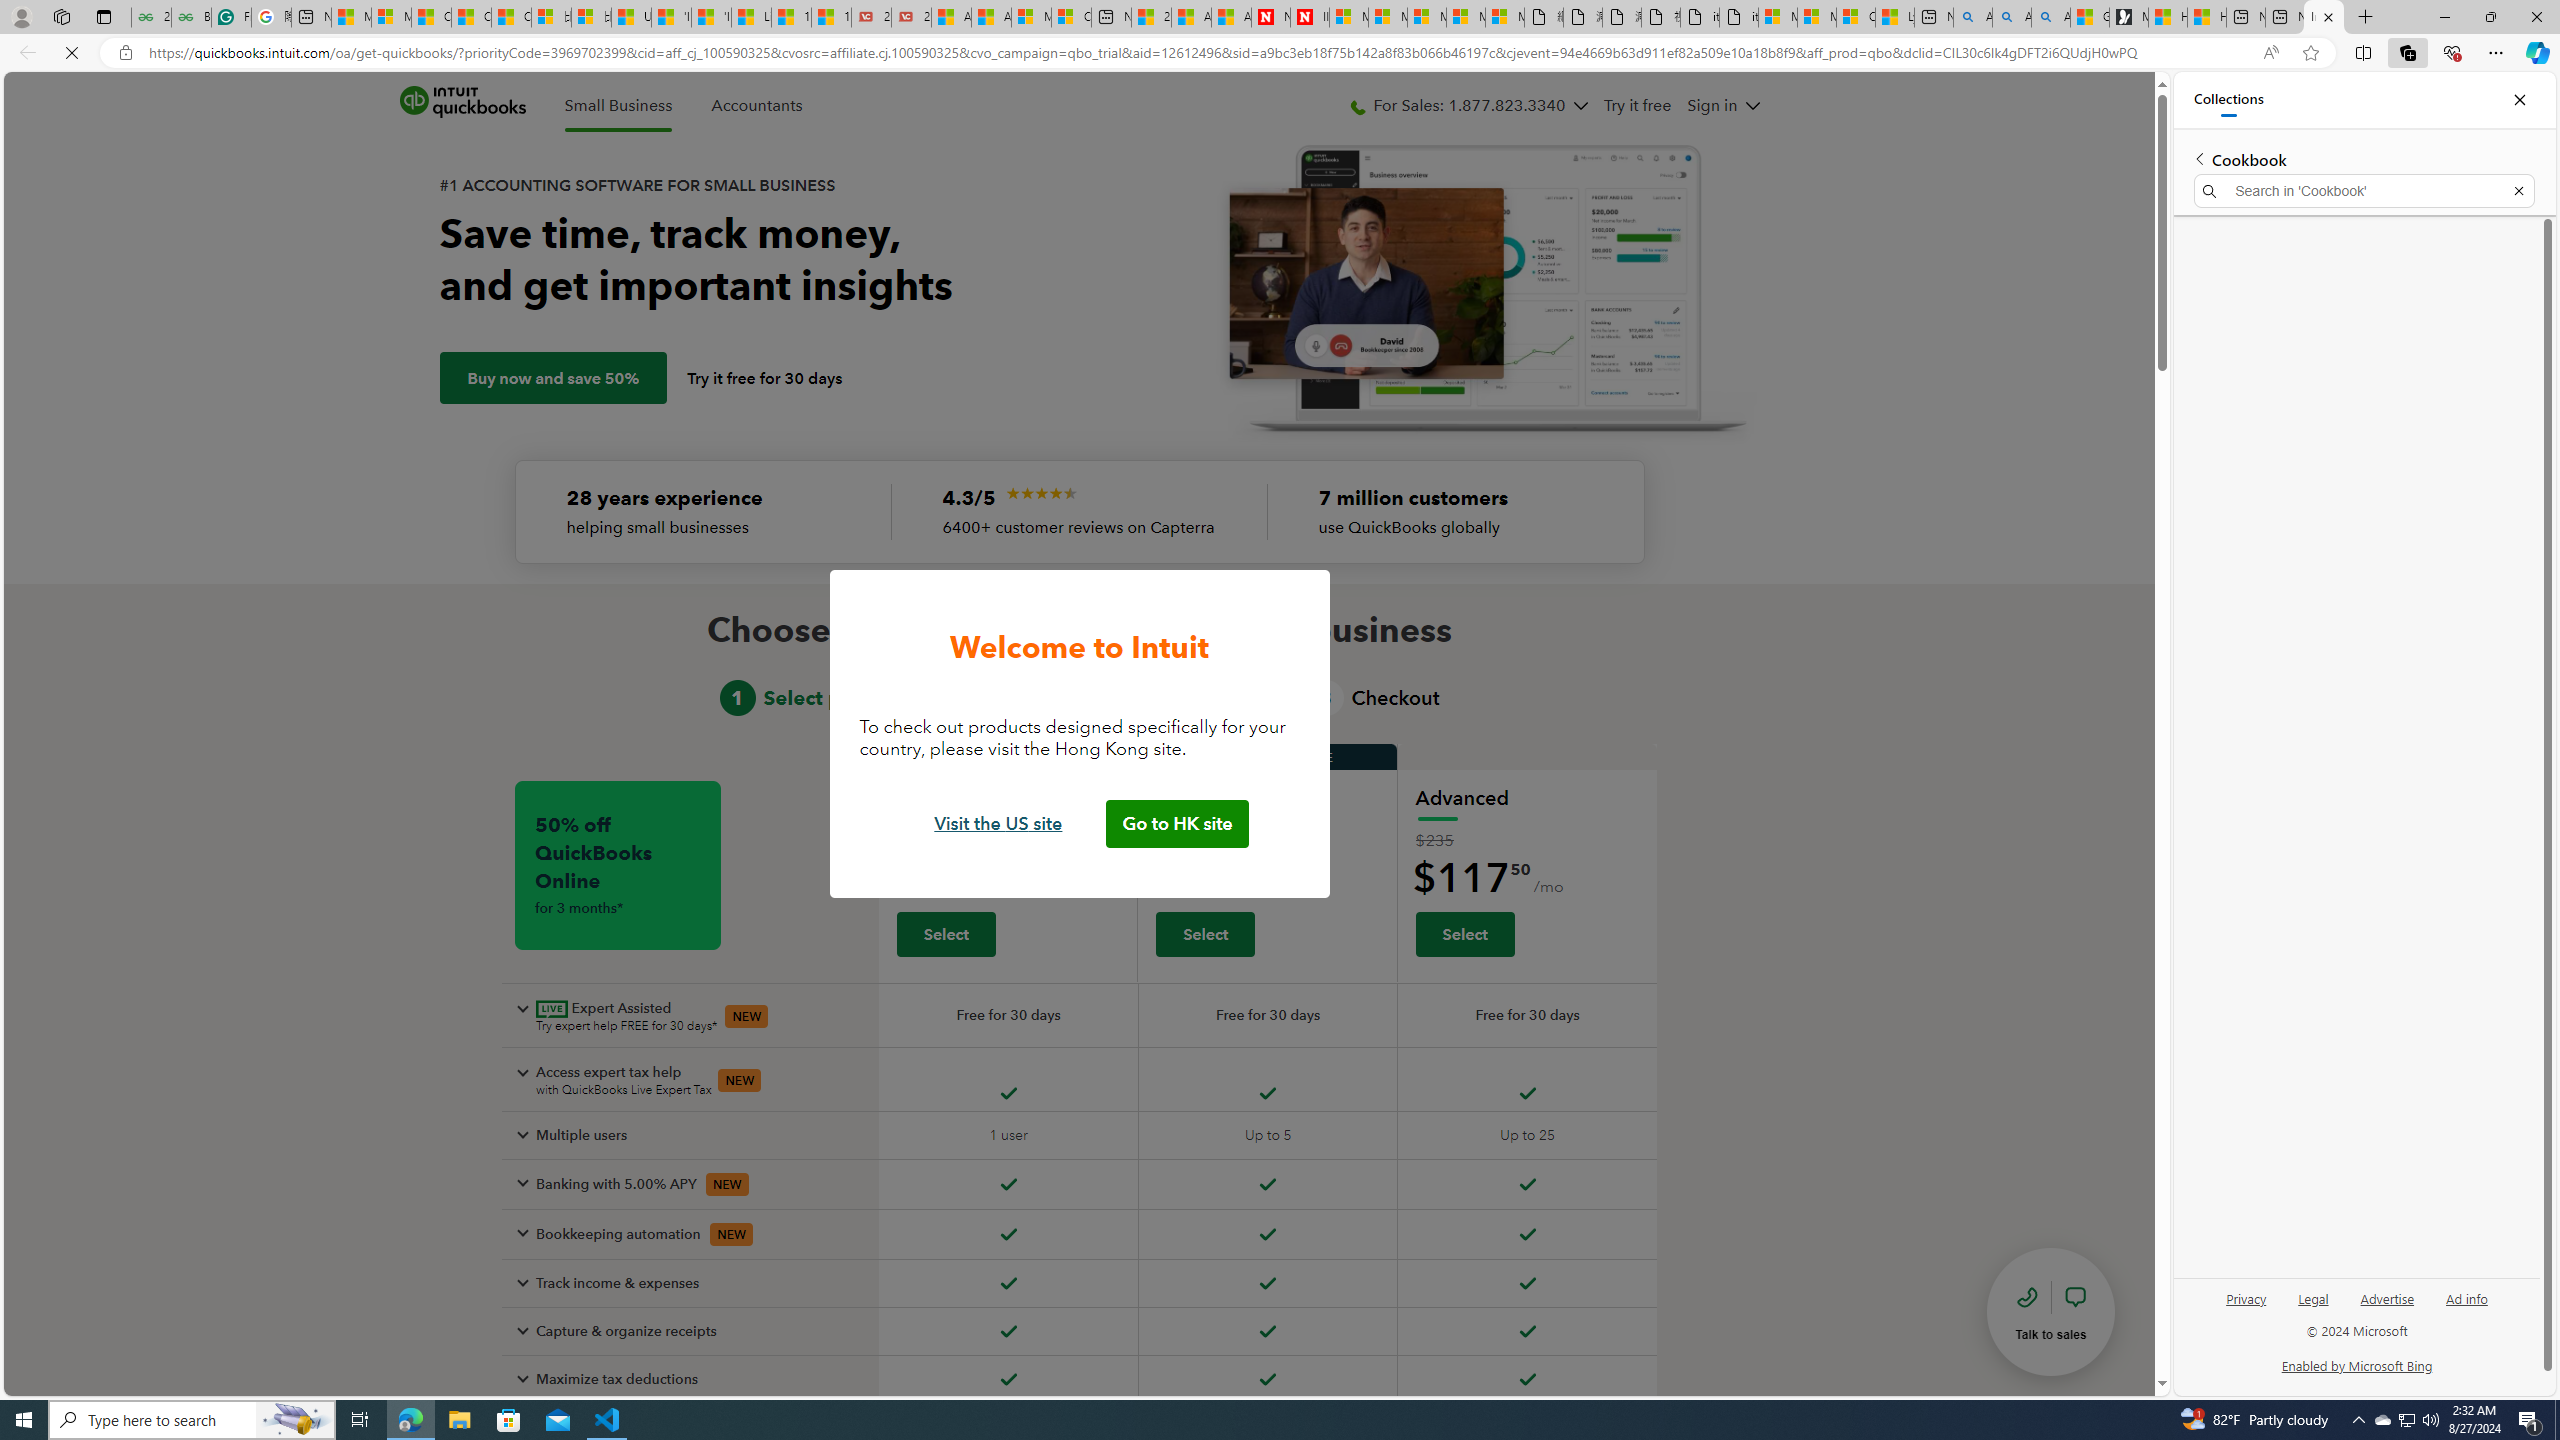 The image size is (2560, 1440). What do you see at coordinates (1309, 16) in the screenshot?
I see `'Illness news & latest pictures from Newsweek.com'` at bounding box center [1309, 16].